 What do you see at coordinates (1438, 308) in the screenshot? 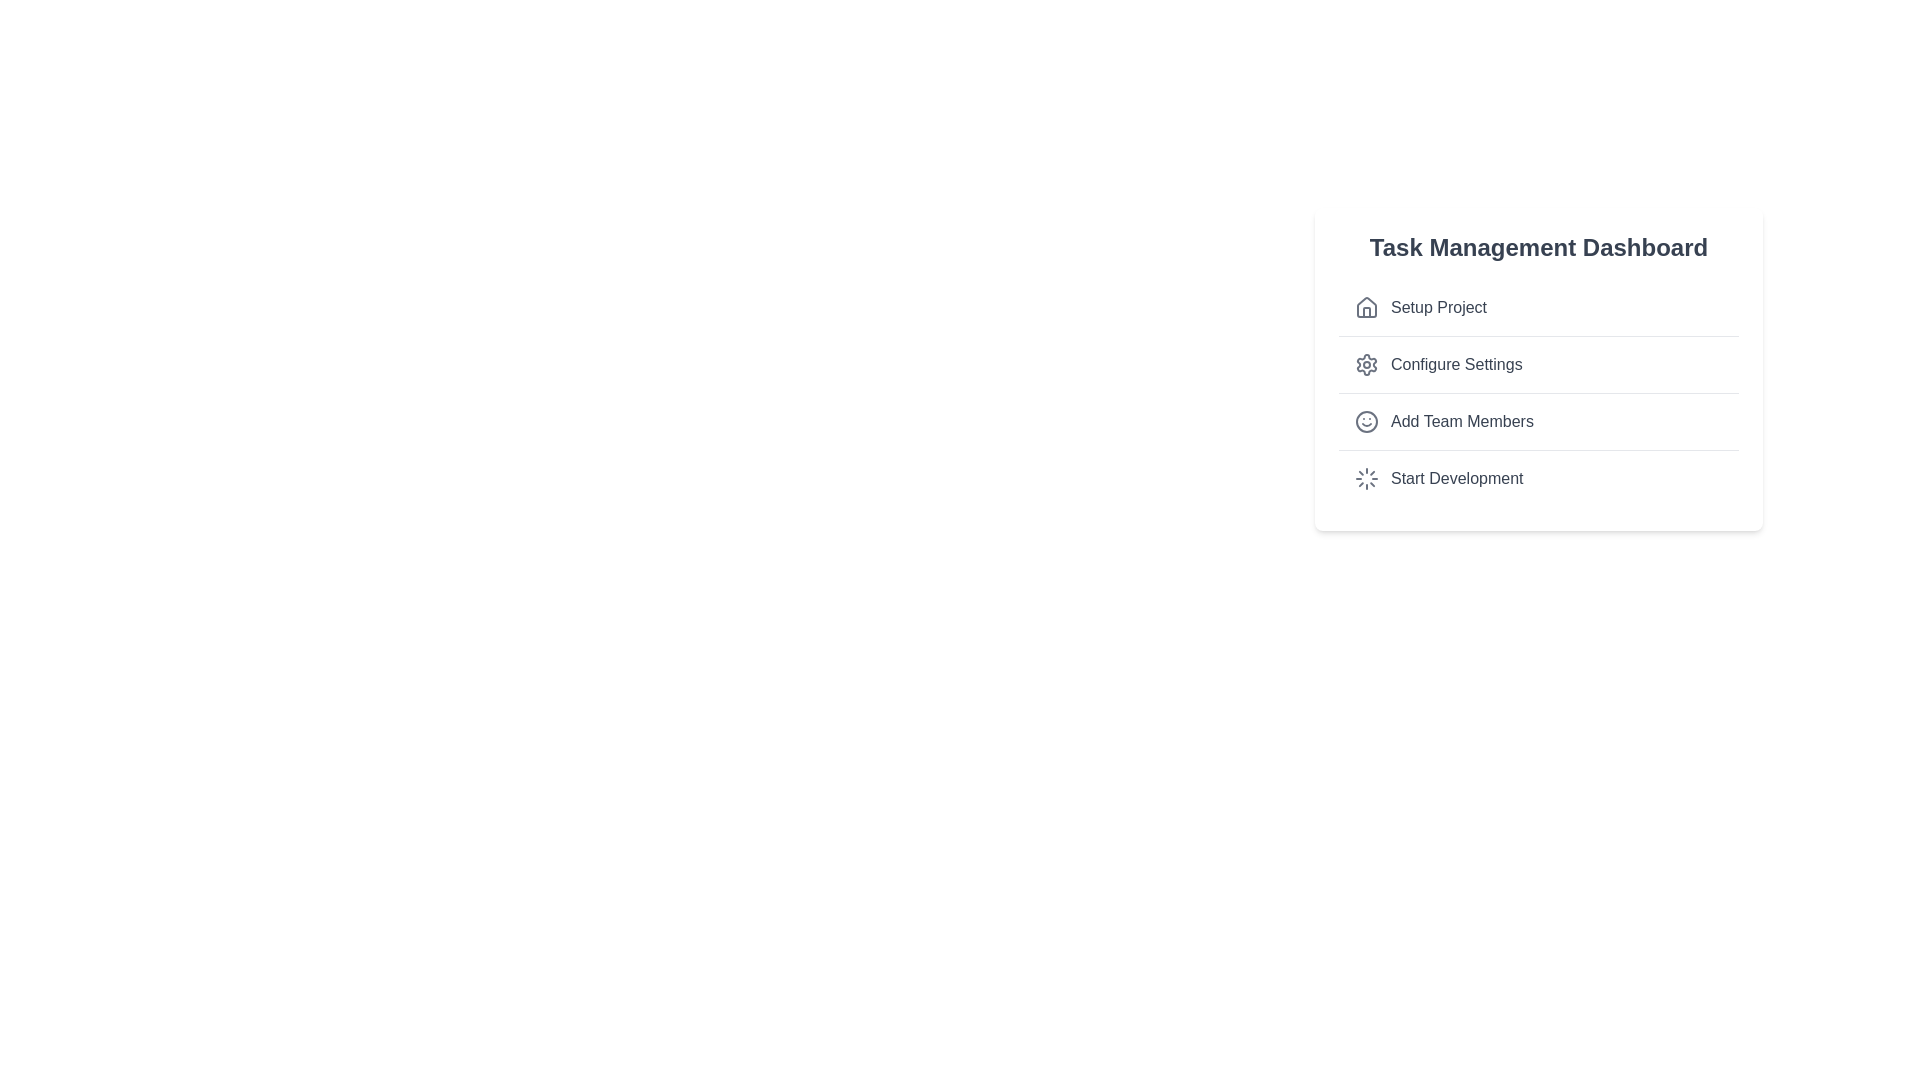
I see `the 'Setup Project' text label in the vertical menu` at bounding box center [1438, 308].